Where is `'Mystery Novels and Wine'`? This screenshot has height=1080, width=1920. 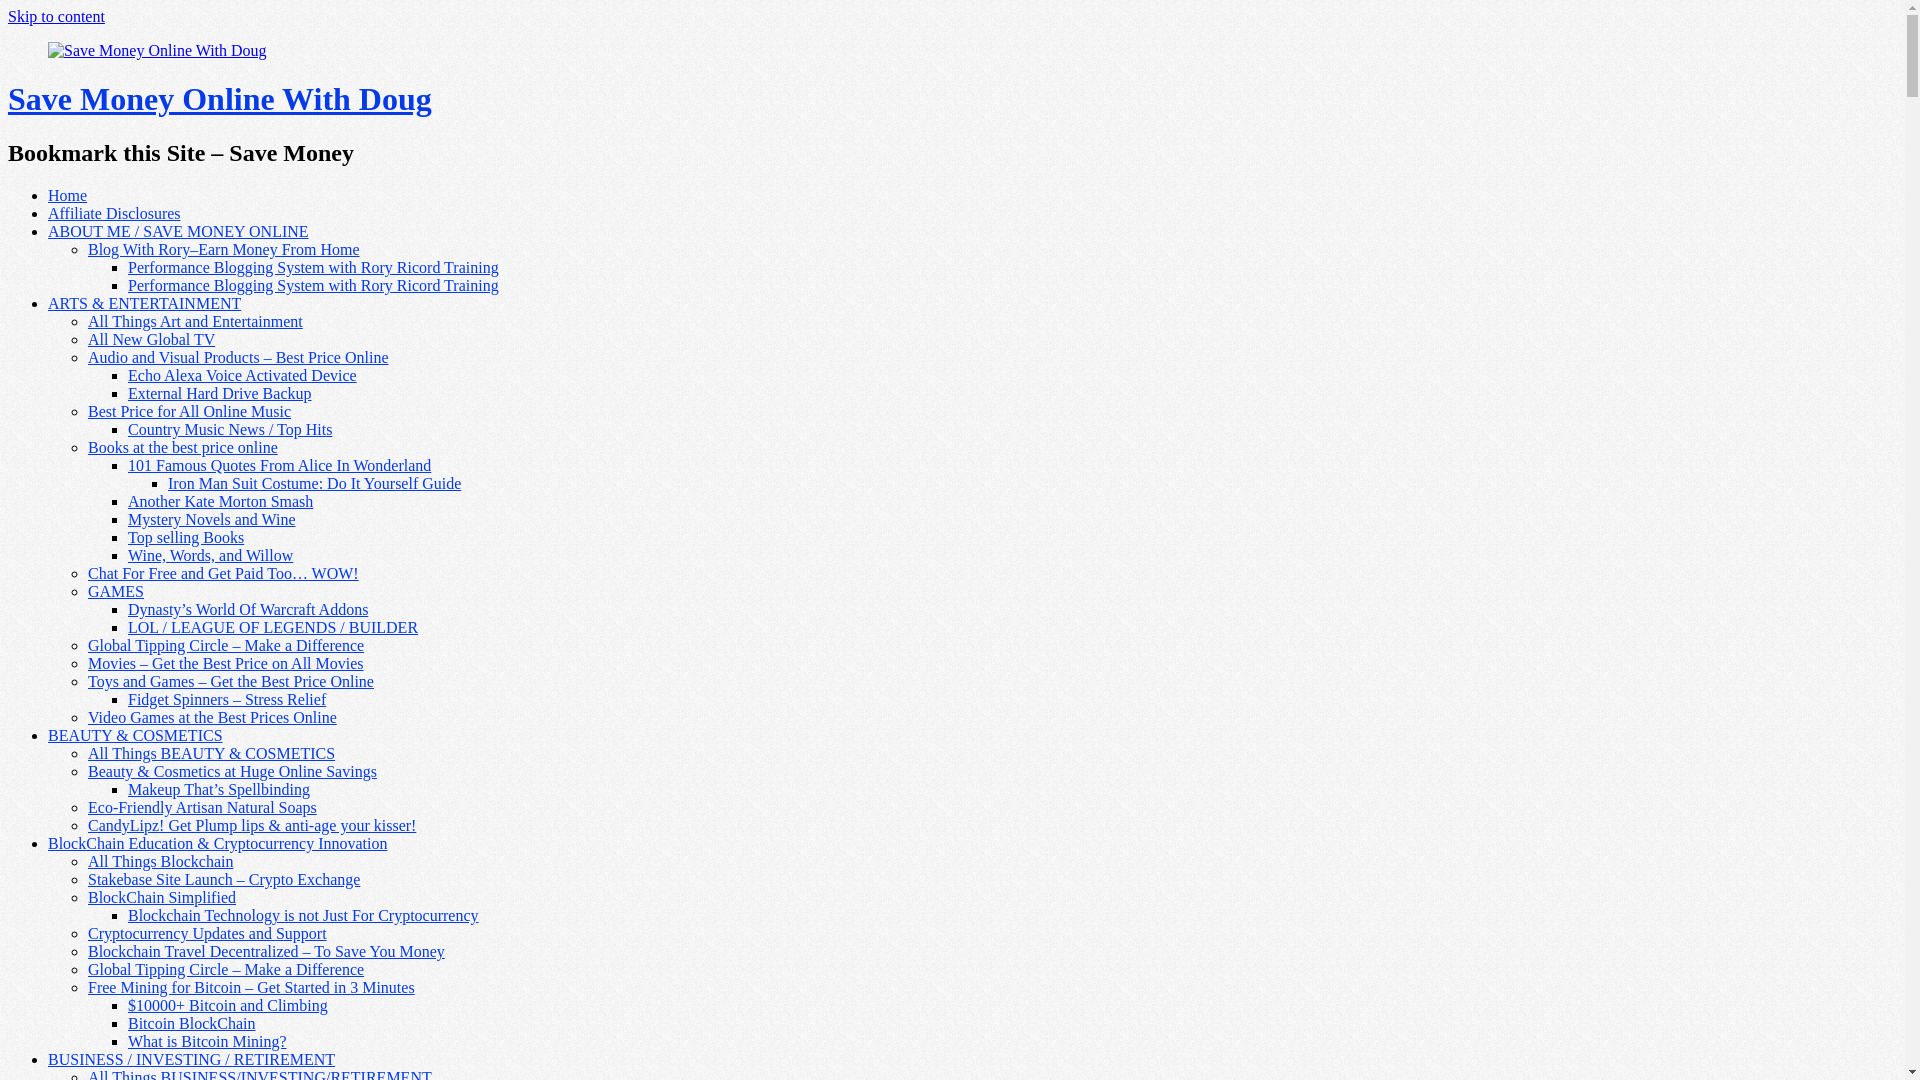
'Mystery Novels and Wine' is located at coordinates (211, 518).